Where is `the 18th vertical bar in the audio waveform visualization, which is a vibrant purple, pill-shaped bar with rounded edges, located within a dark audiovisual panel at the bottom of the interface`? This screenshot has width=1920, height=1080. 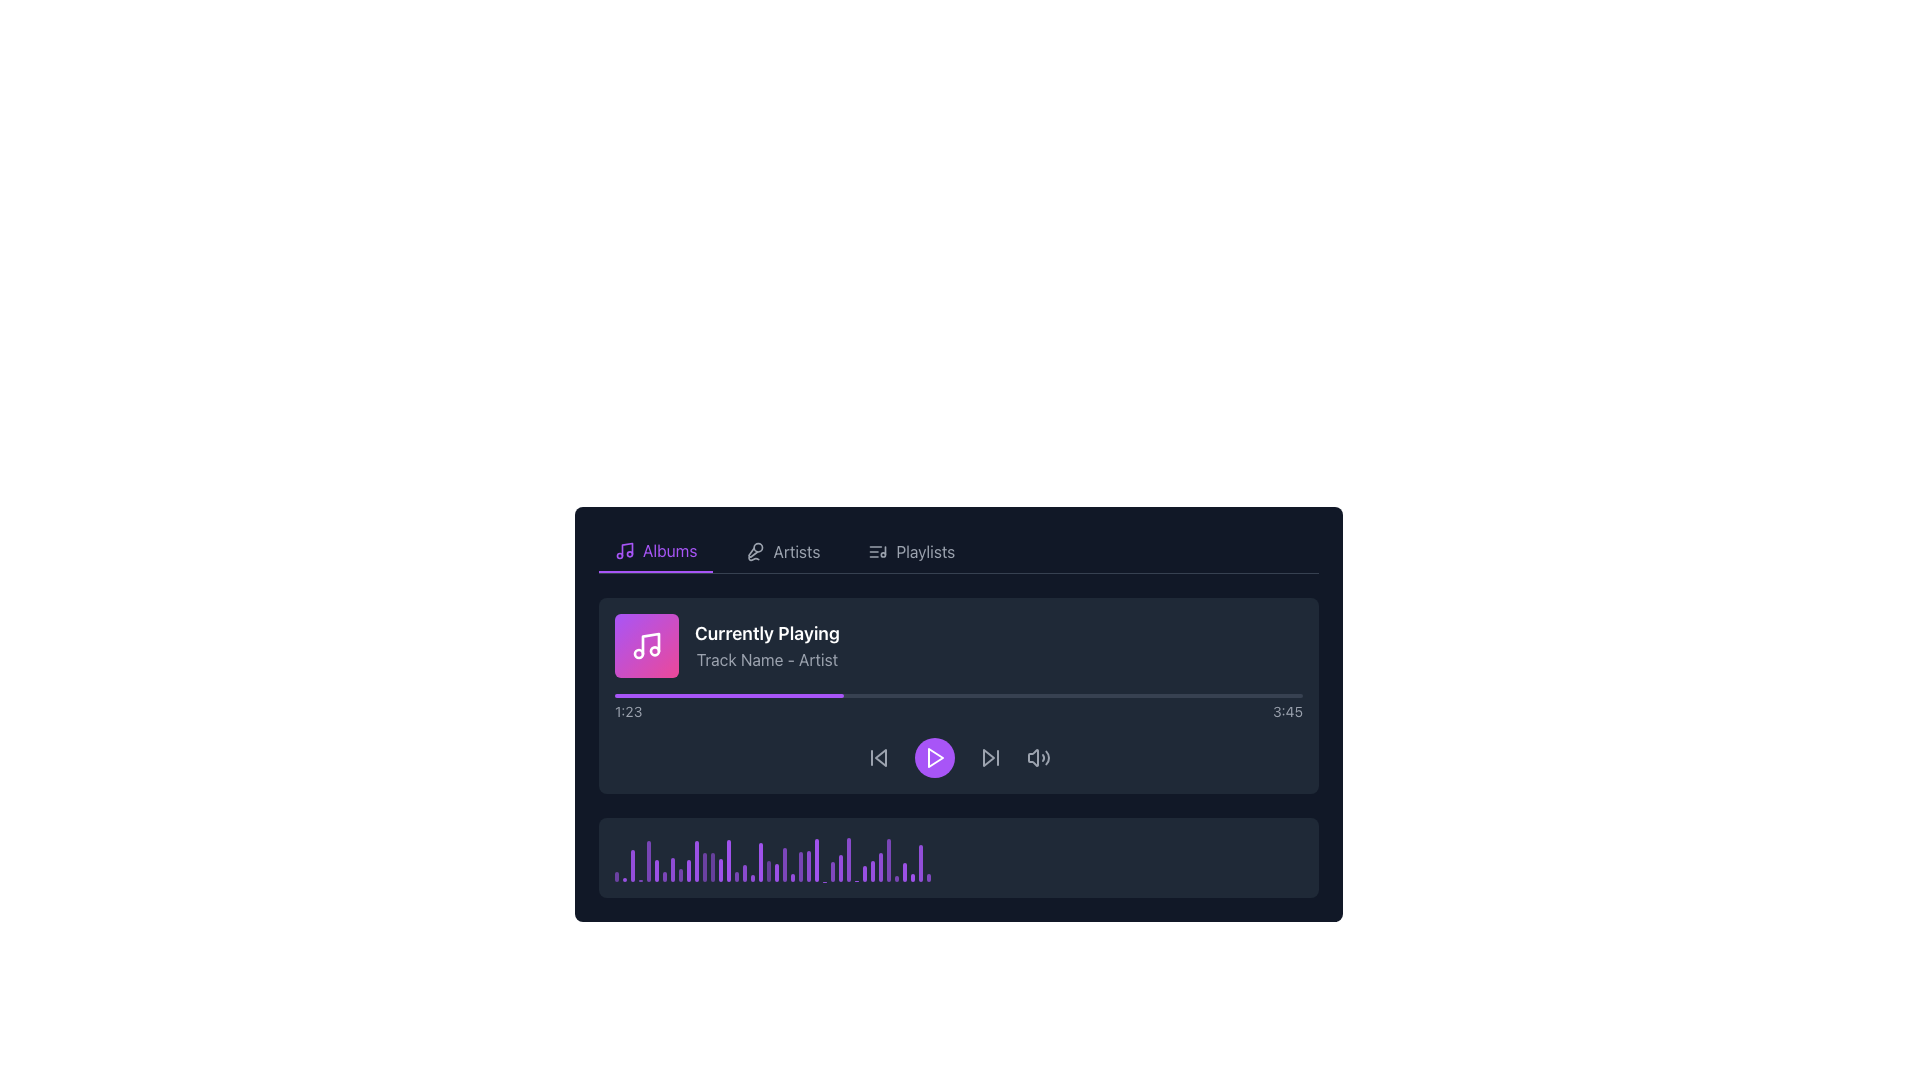
the 18th vertical bar in the audio waveform visualization, which is a vibrant purple, pill-shaped bar with rounded edges, located within a dark audiovisual panel at the bottom of the interface is located at coordinates (743, 871).